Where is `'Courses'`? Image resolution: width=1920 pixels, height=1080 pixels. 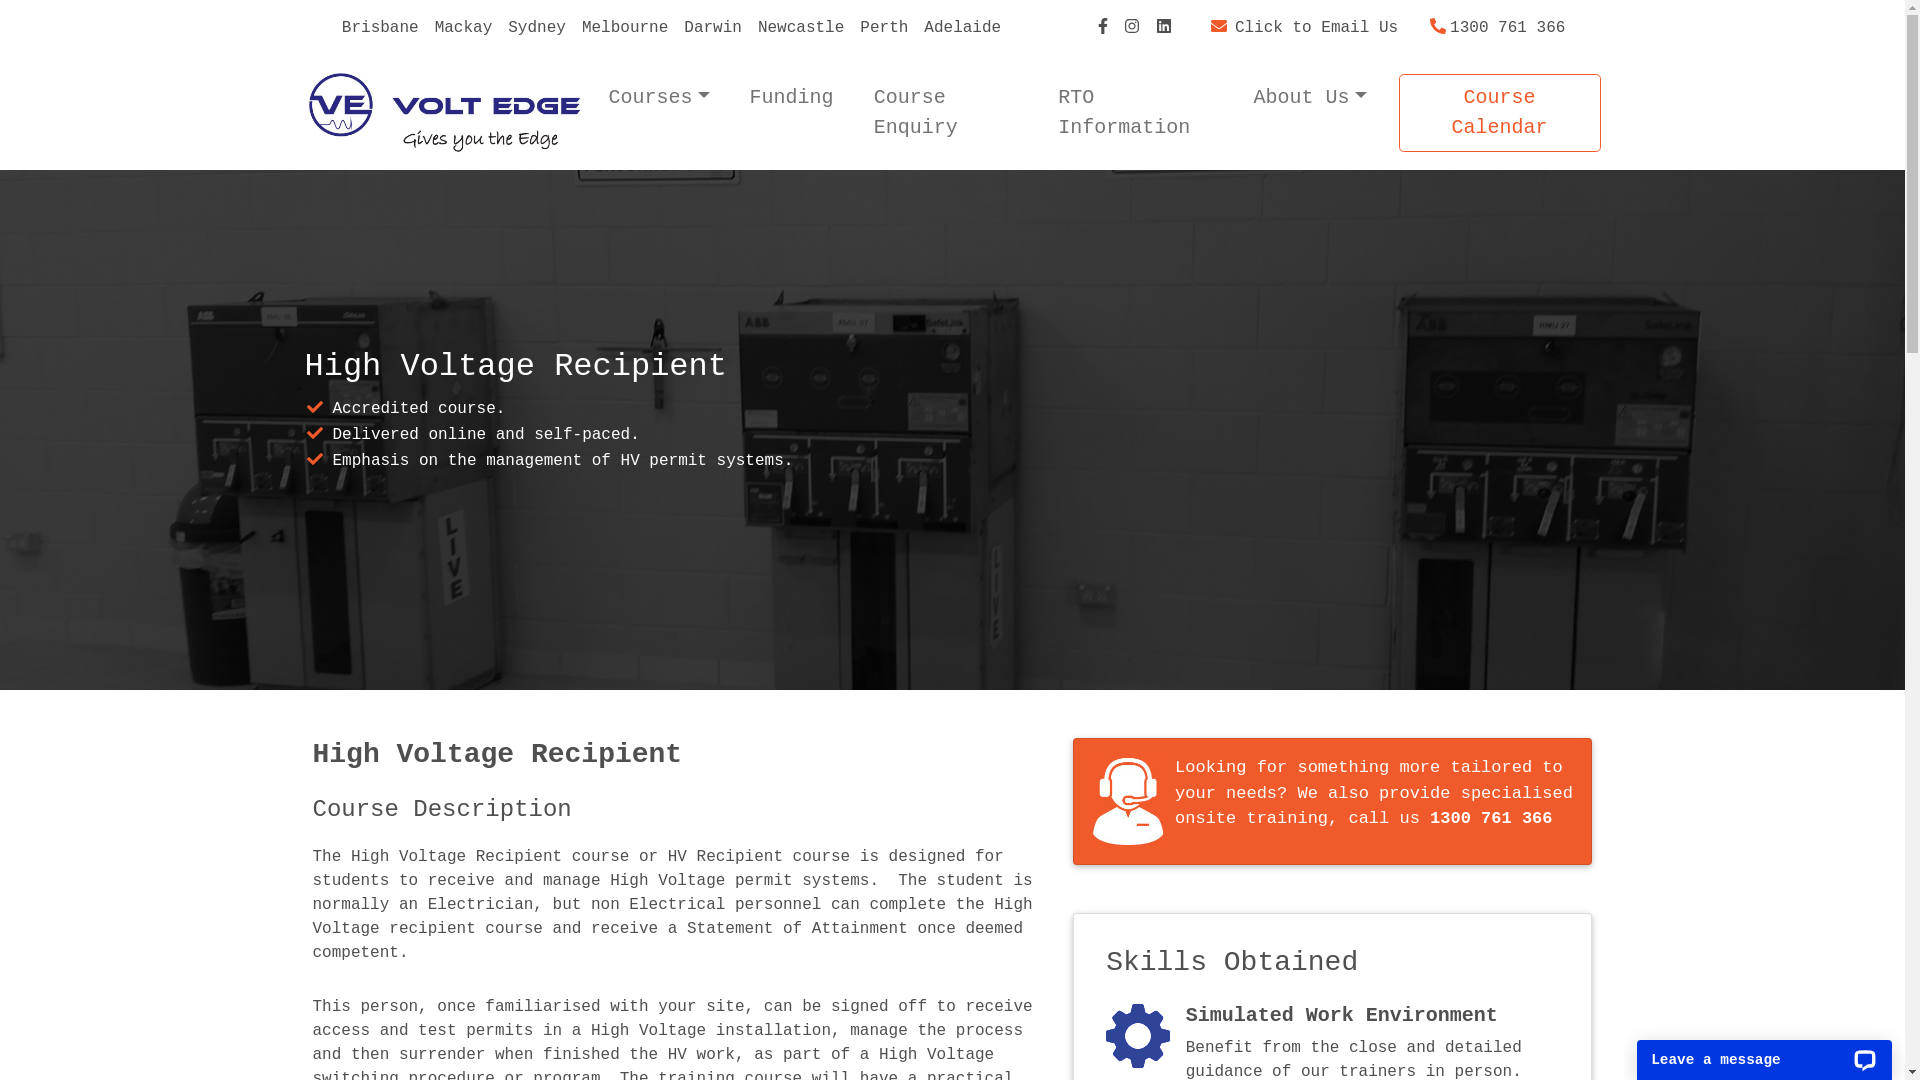
'Courses' is located at coordinates (658, 97).